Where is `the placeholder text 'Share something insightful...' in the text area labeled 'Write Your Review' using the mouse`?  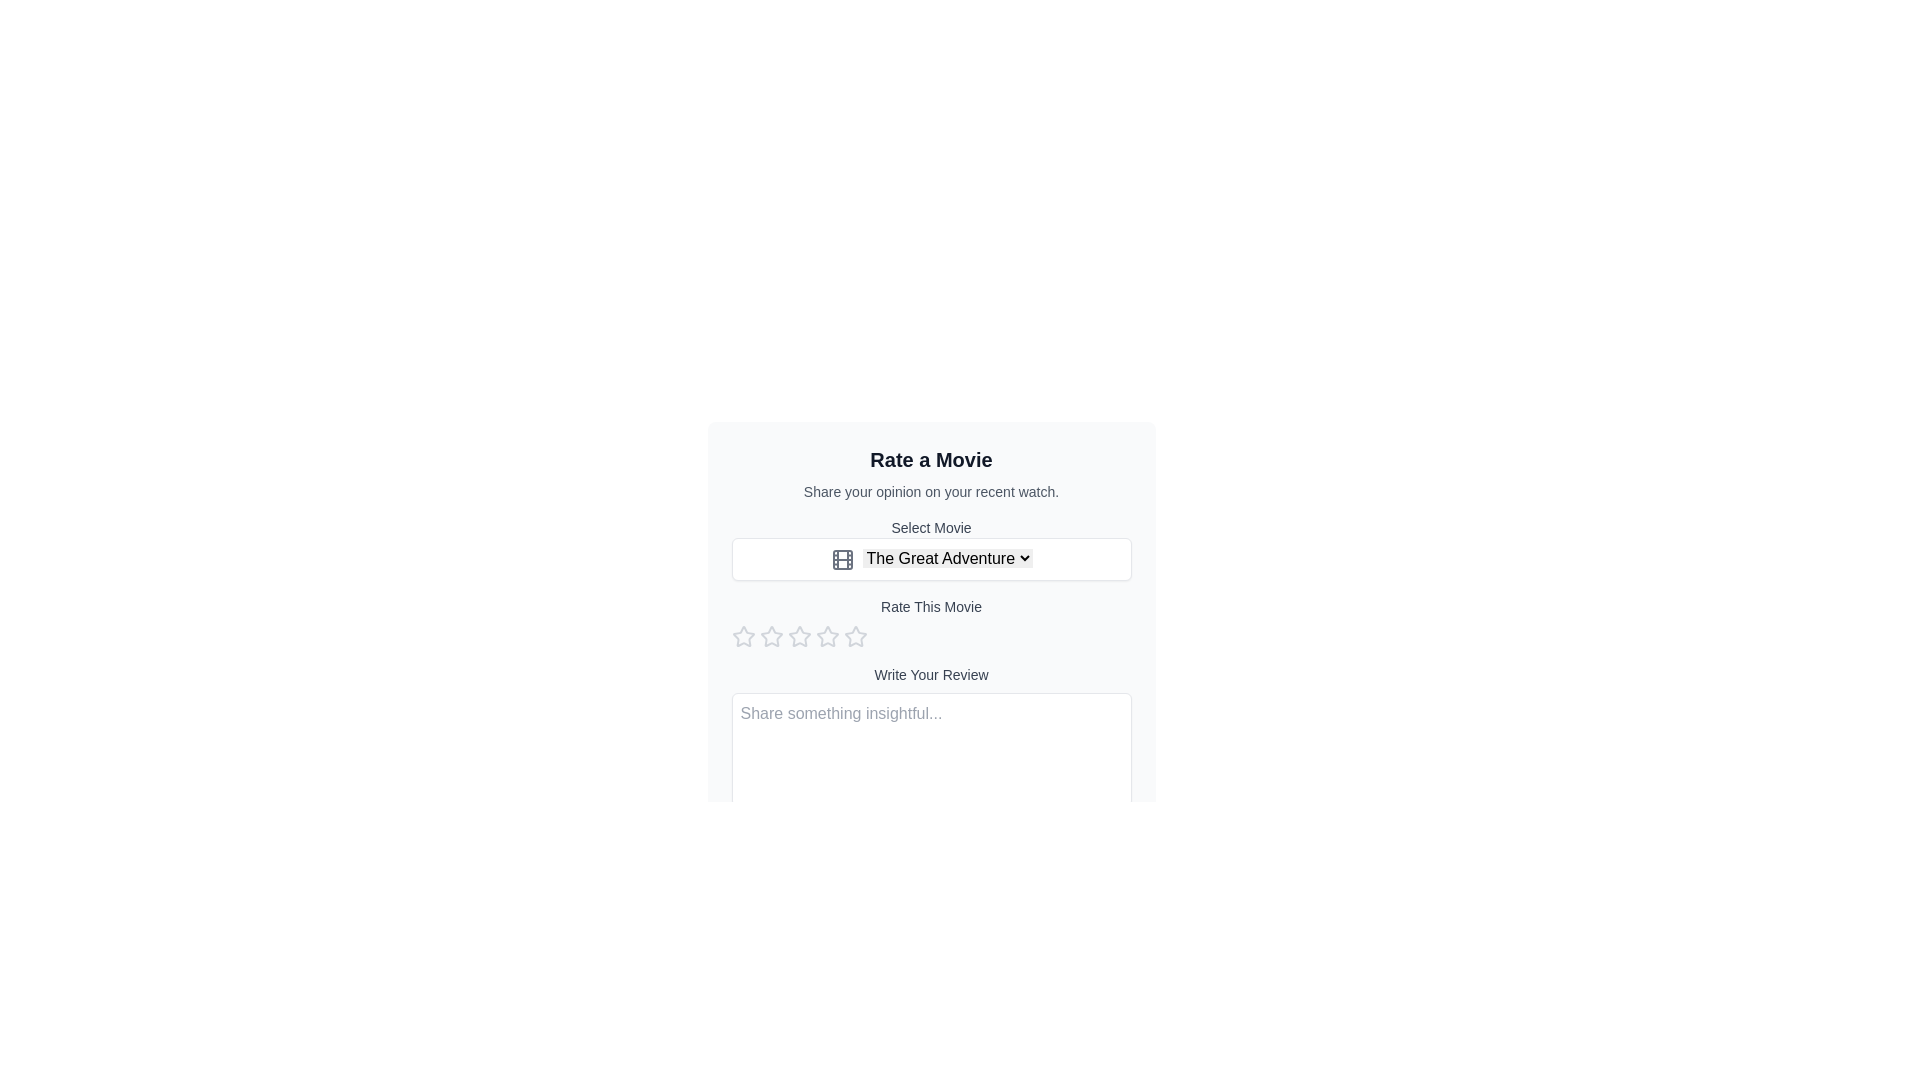
the placeholder text 'Share something insightful...' in the text area labeled 'Write Your Review' using the mouse is located at coordinates (930, 739).